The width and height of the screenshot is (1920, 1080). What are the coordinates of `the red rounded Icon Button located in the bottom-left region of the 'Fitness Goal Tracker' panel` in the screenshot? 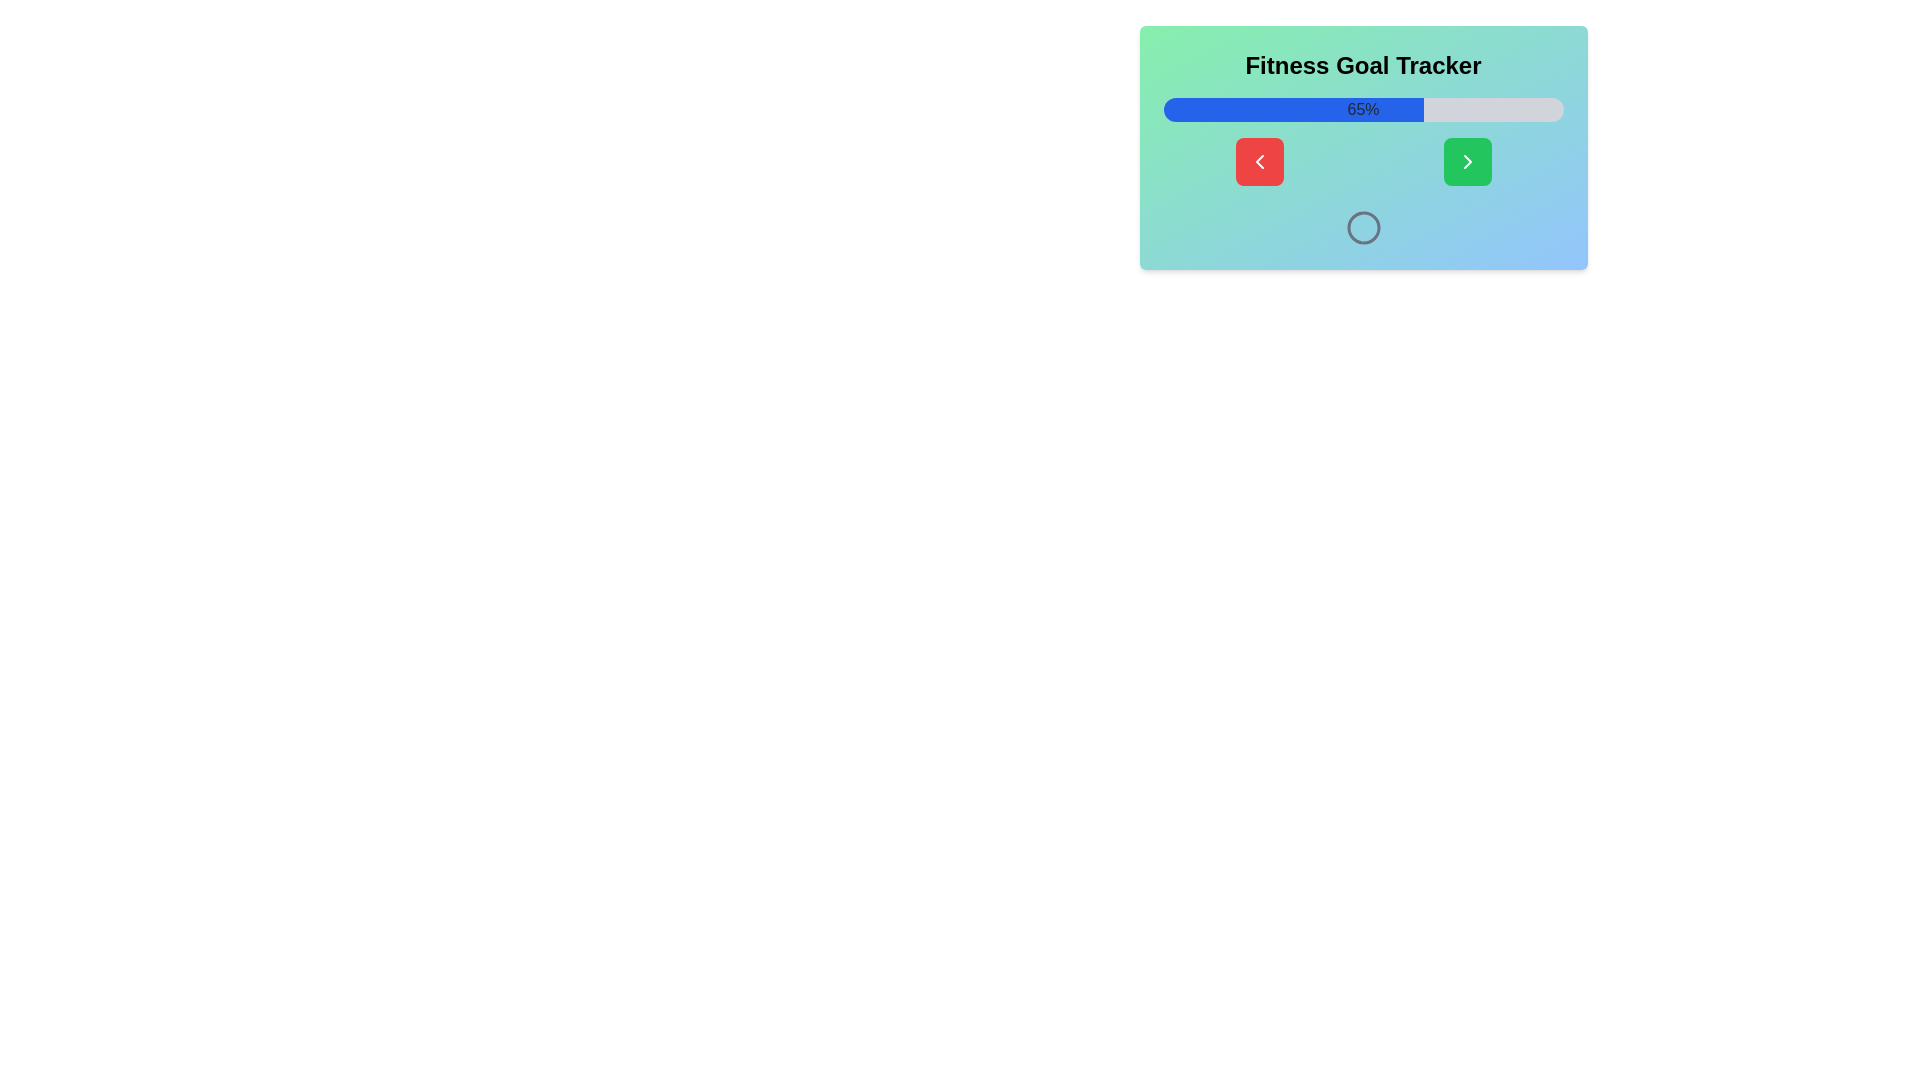 It's located at (1258, 161).